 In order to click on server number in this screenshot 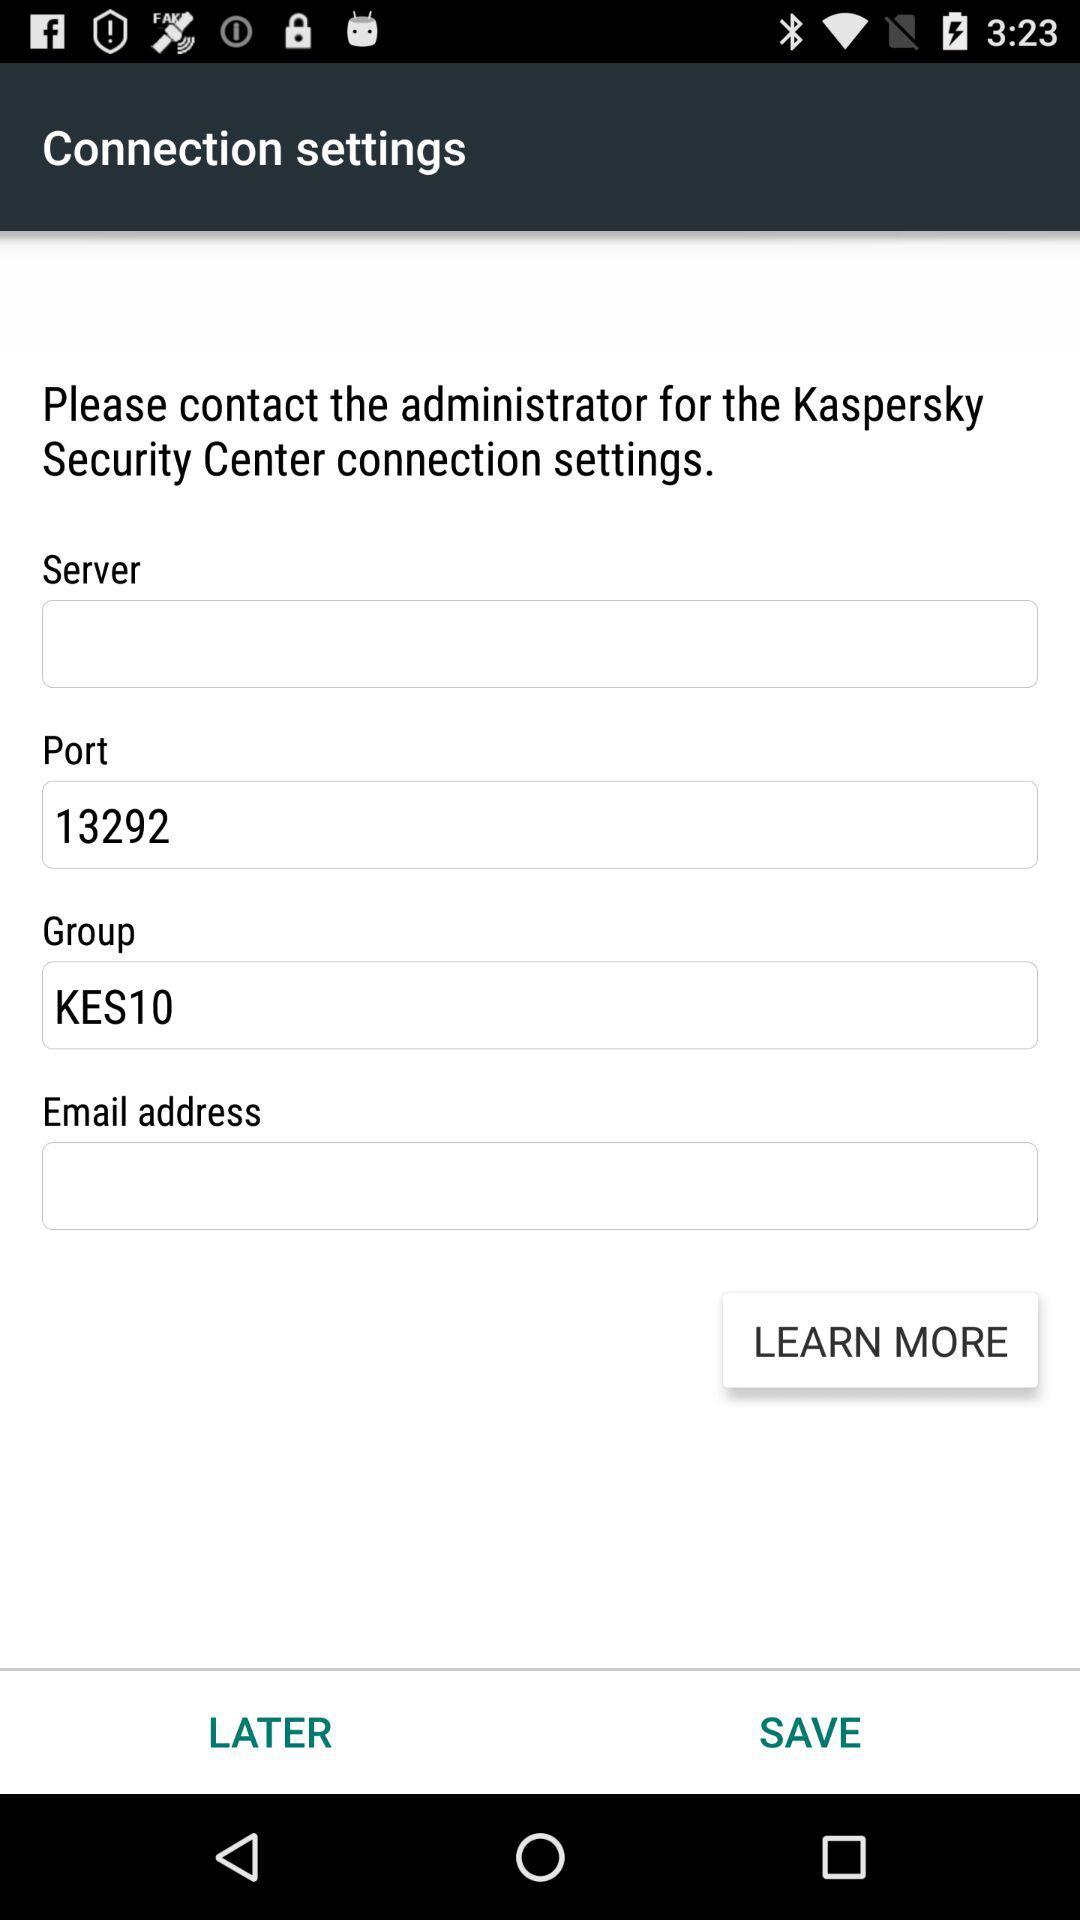, I will do `click(540, 643)`.